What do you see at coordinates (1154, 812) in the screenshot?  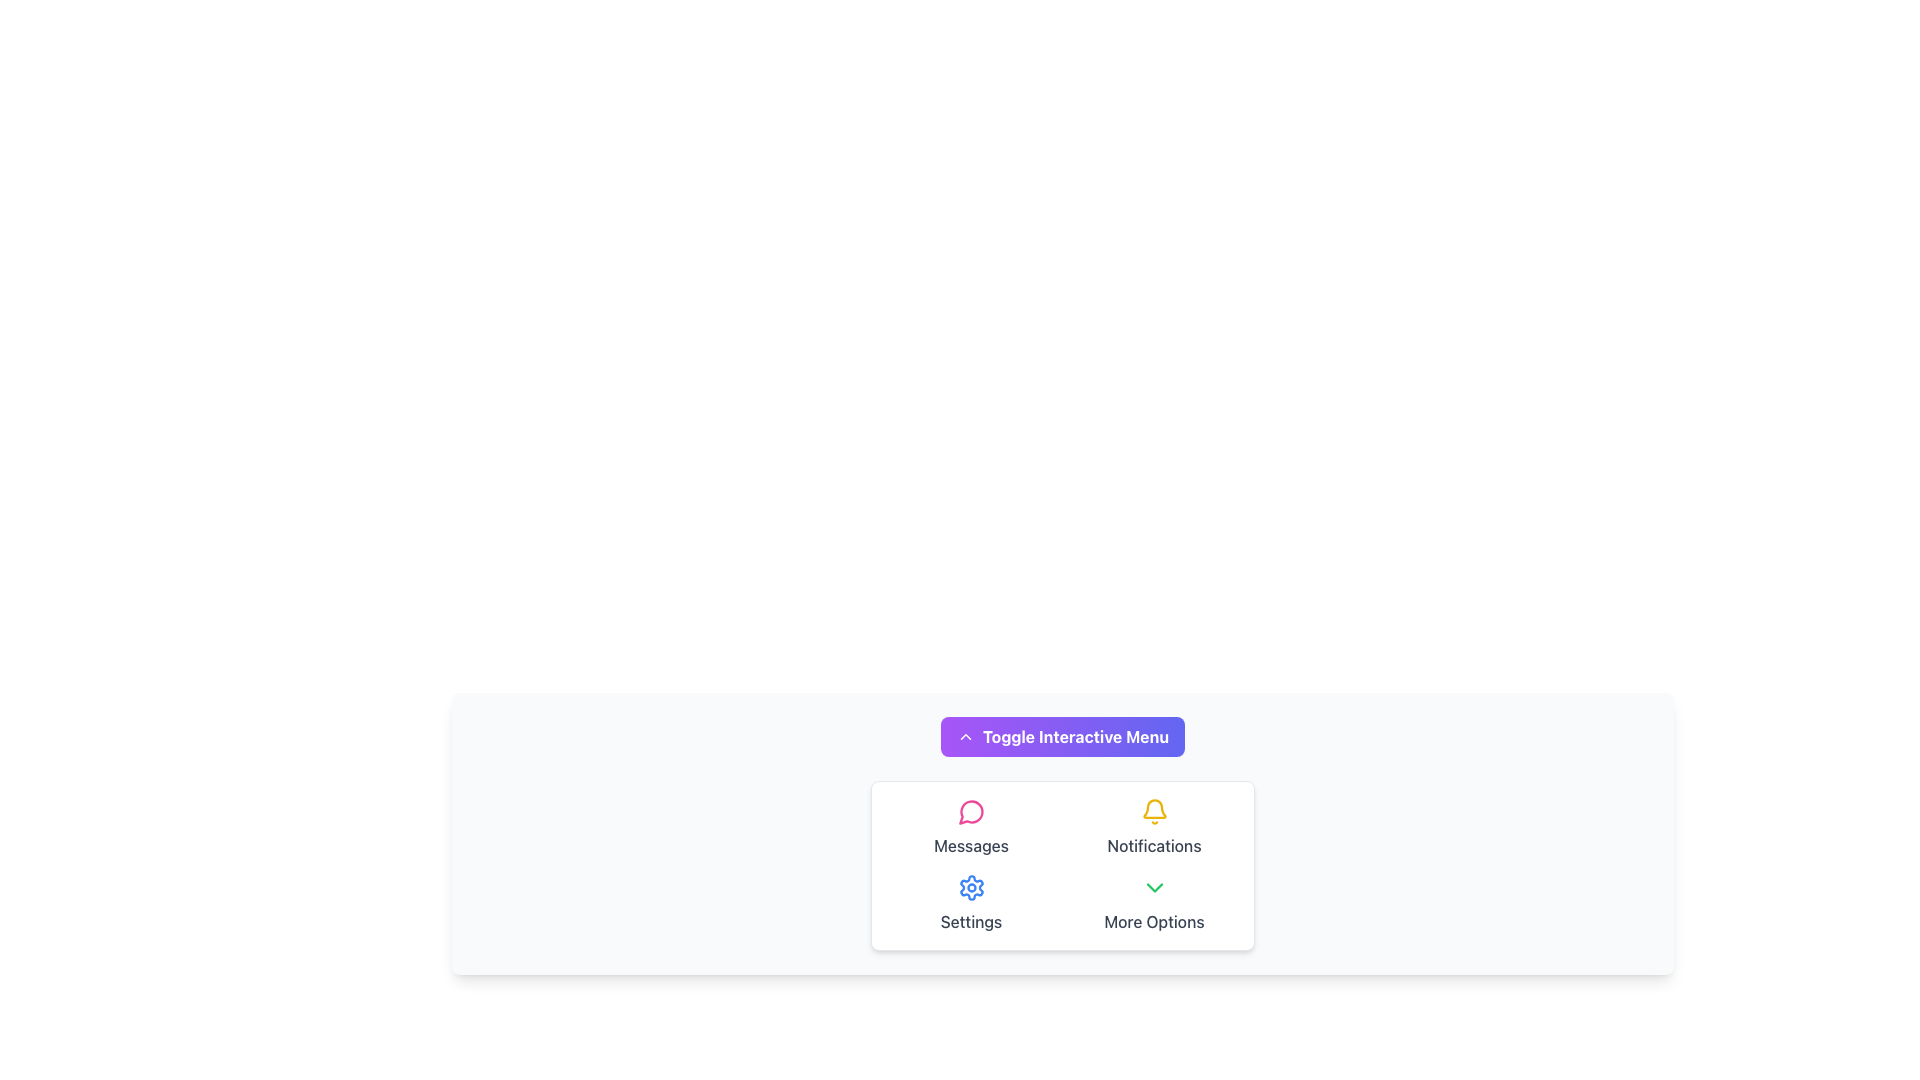 I see `the notifications icon located in the center-right portion of the sub-menu box` at bounding box center [1154, 812].